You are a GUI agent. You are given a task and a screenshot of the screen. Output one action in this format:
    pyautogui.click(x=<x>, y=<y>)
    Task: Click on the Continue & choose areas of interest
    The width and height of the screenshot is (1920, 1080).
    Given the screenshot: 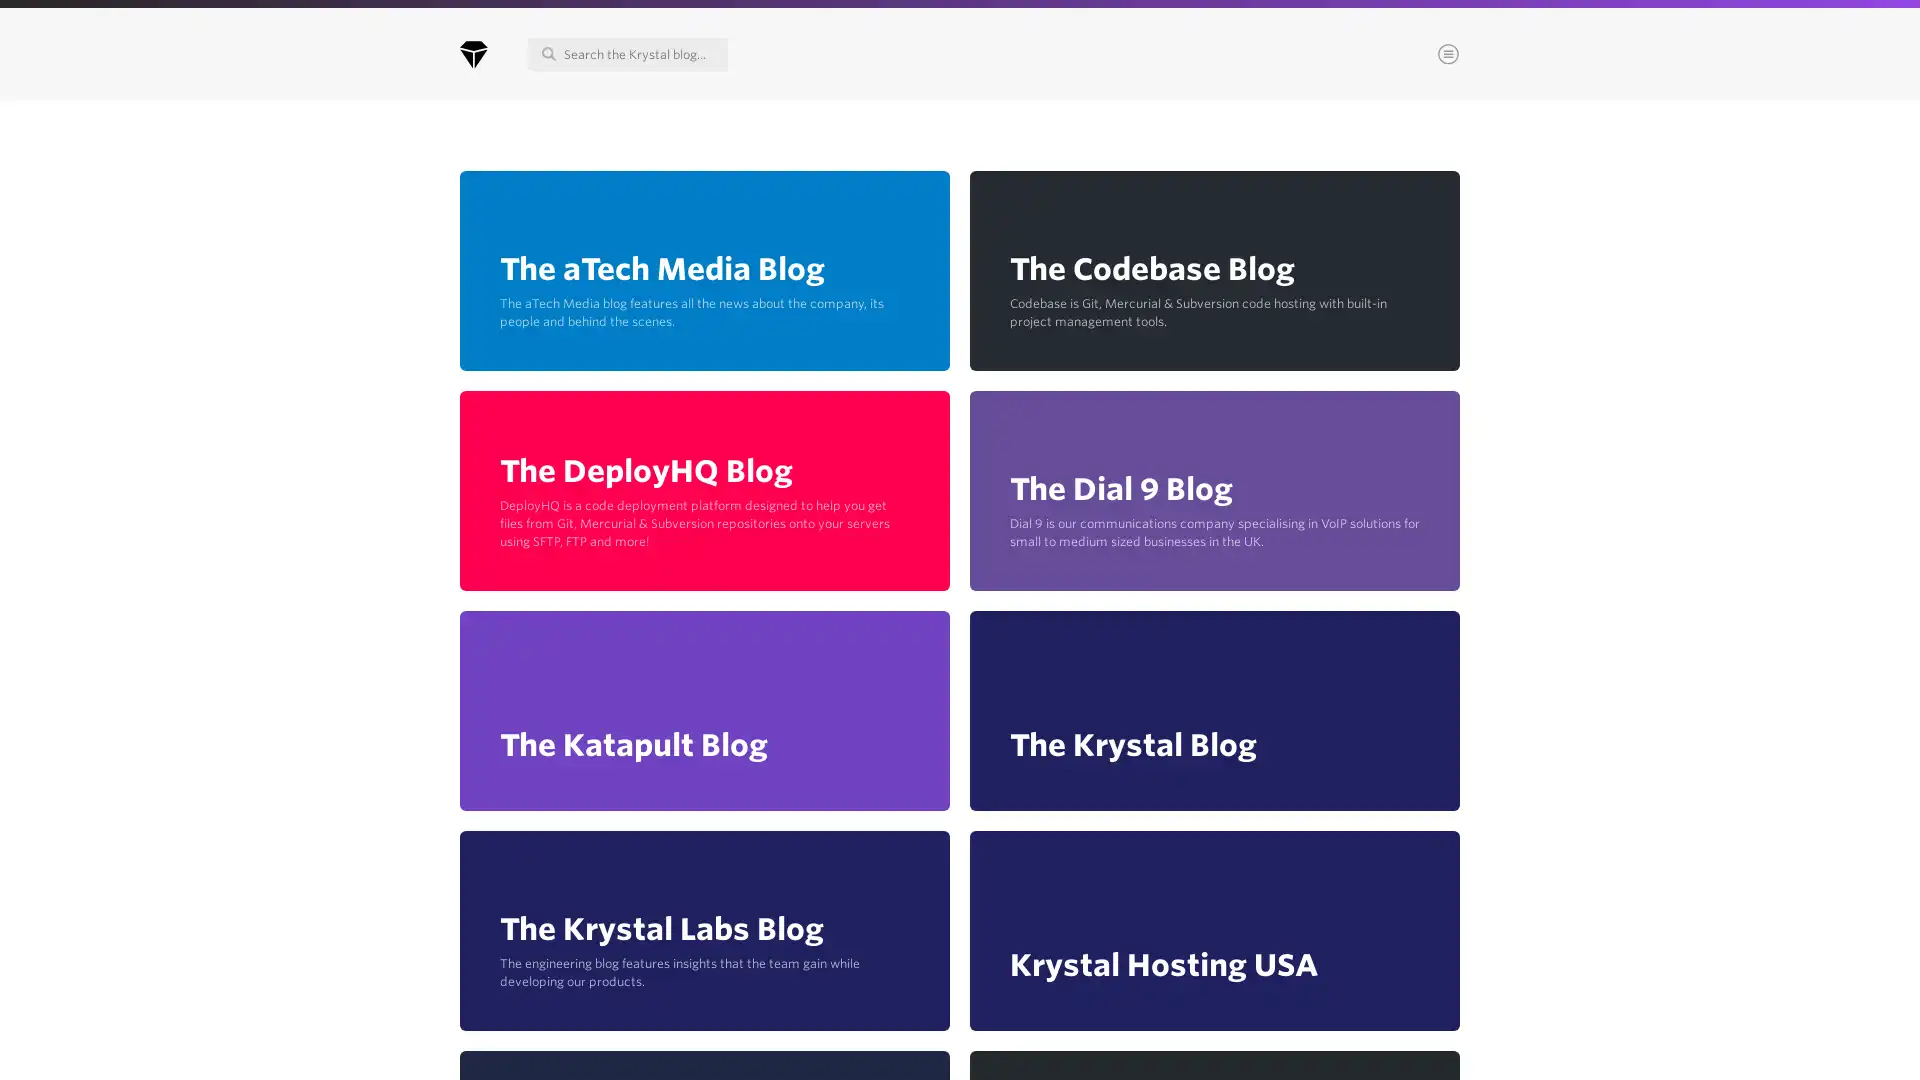 What is the action you would take?
    pyautogui.click(x=584, y=392)
    